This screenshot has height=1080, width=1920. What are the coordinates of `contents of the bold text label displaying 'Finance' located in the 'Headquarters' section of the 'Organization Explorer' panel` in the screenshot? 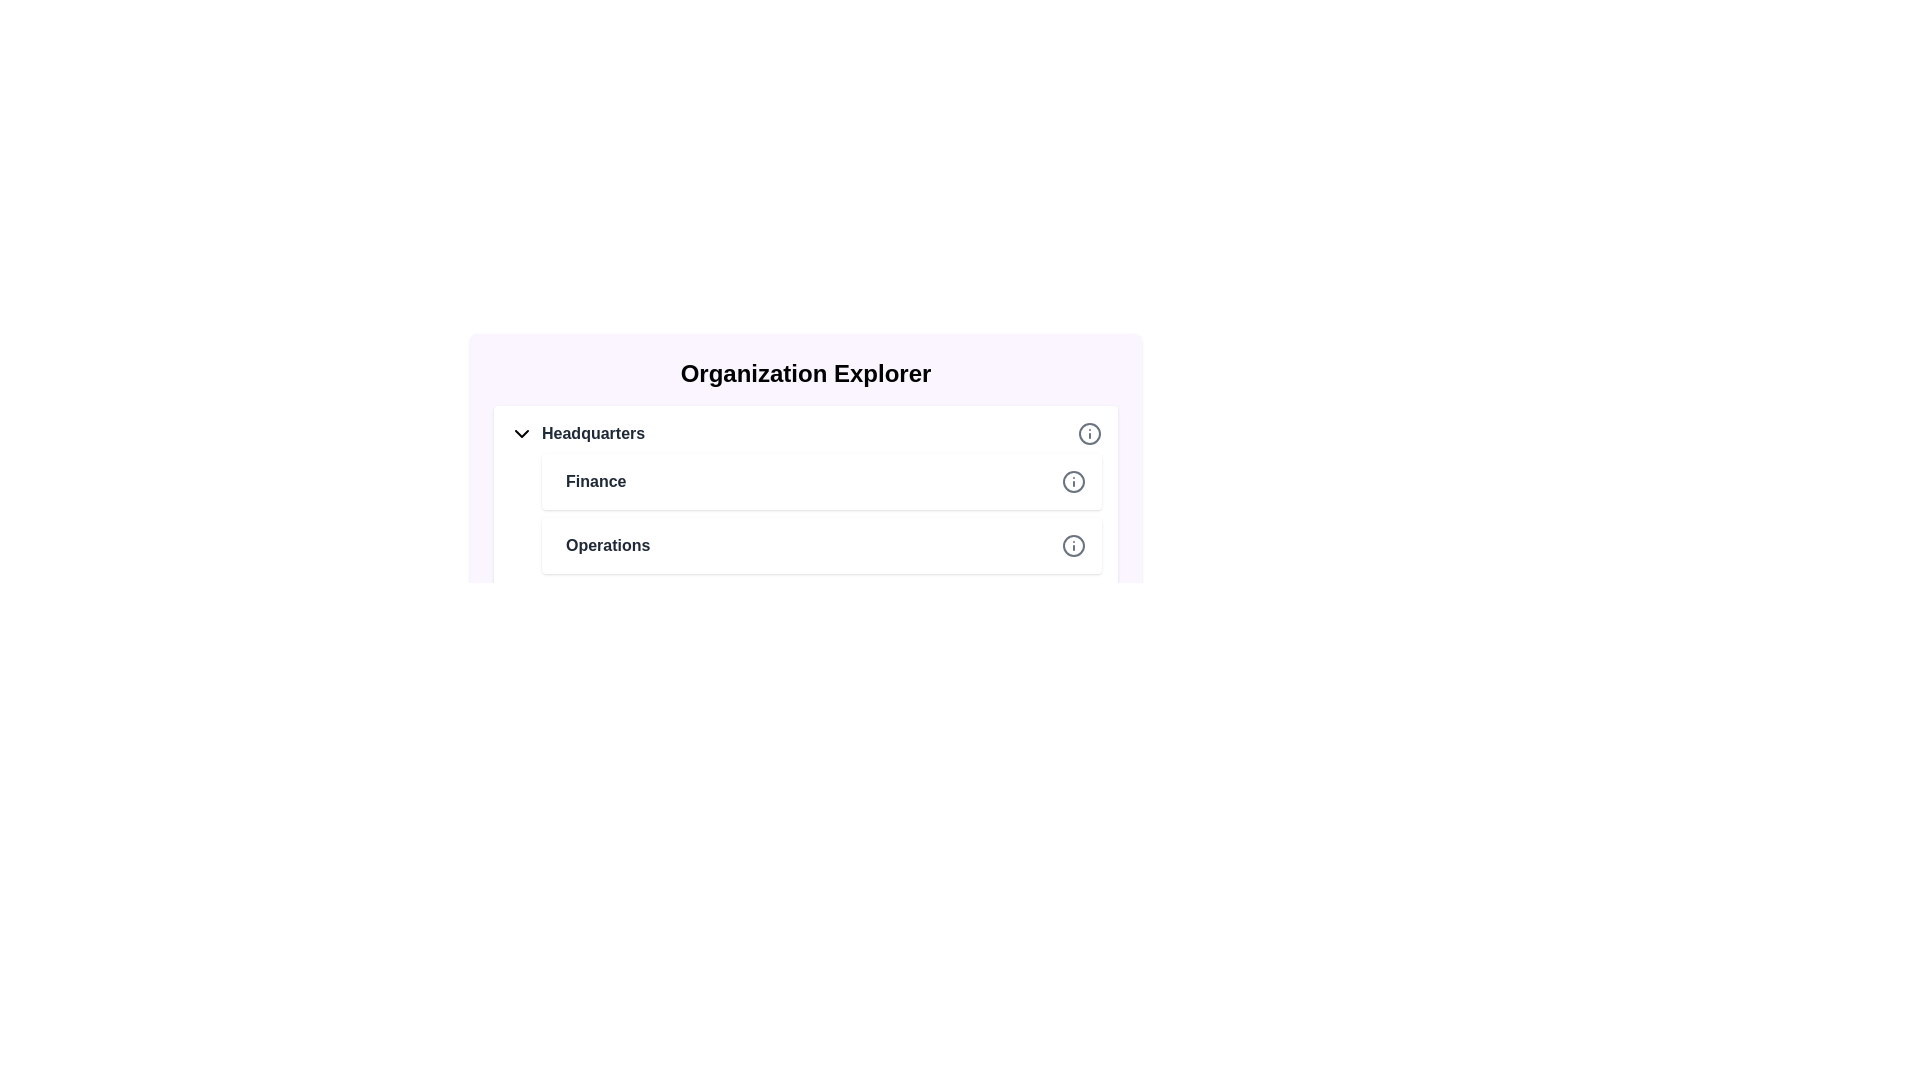 It's located at (595, 482).